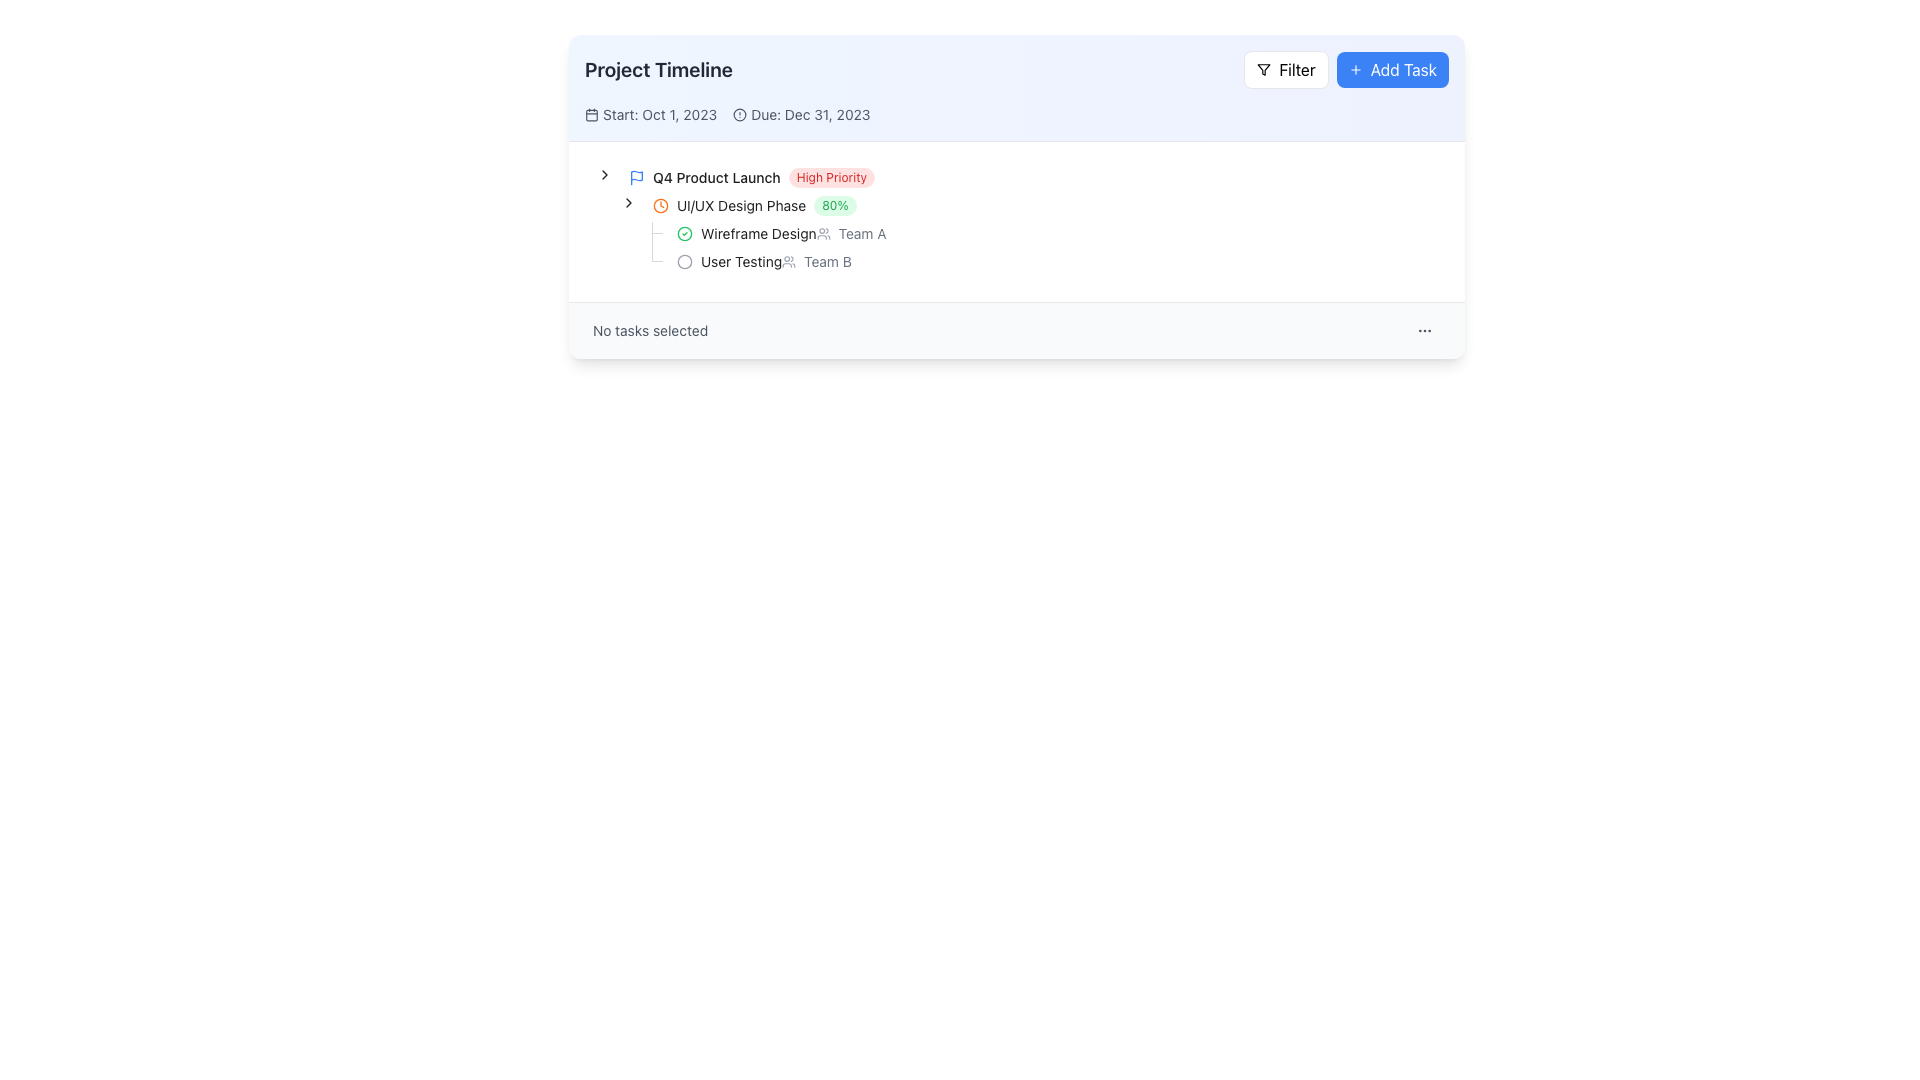  Describe the element at coordinates (835, 205) in the screenshot. I see `the rounded badge with a light green background displaying '80%' that follows the text 'UI/UX Design Phase' to read the completion percentage` at that location.